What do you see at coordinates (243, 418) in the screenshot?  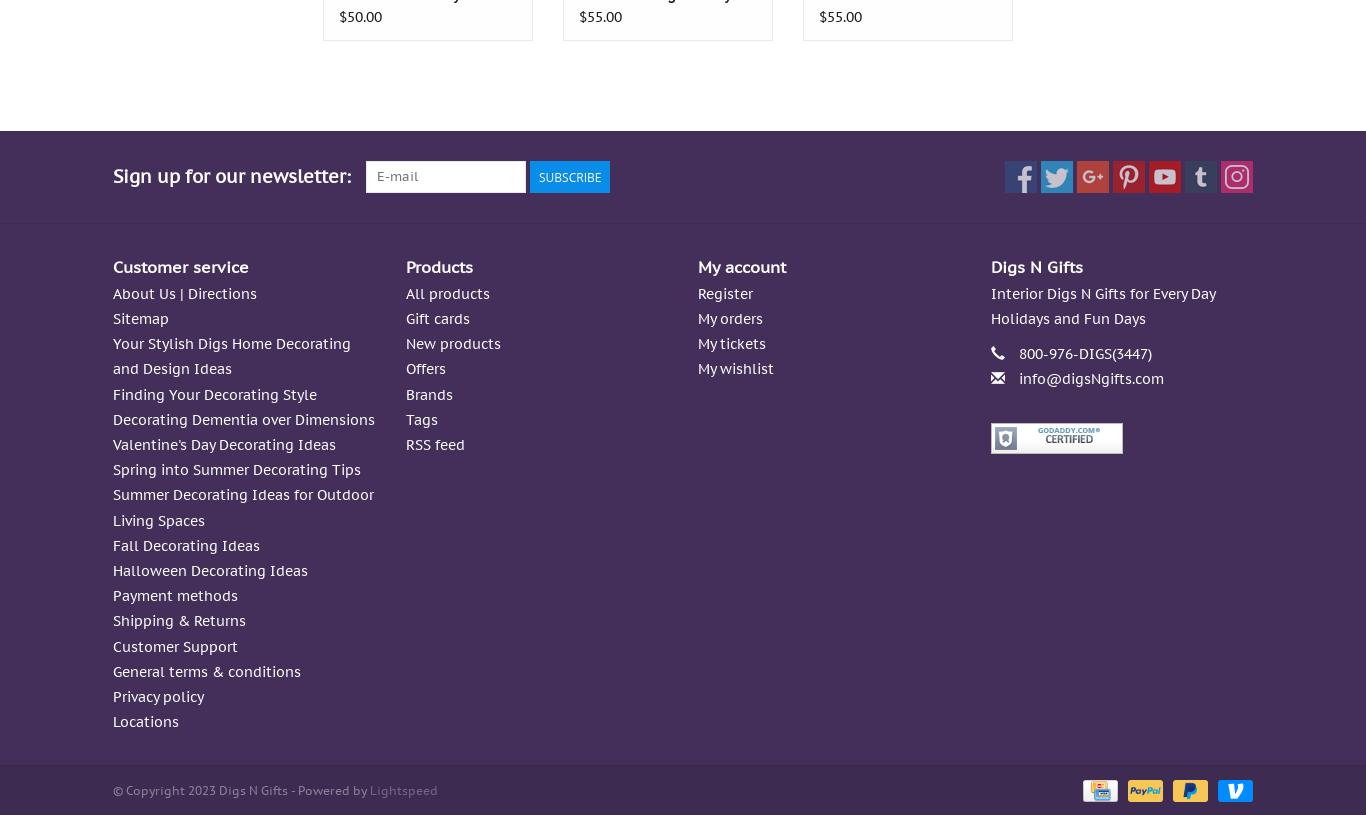 I see `'Decorating Dementia over Dimensions'` at bounding box center [243, 418].